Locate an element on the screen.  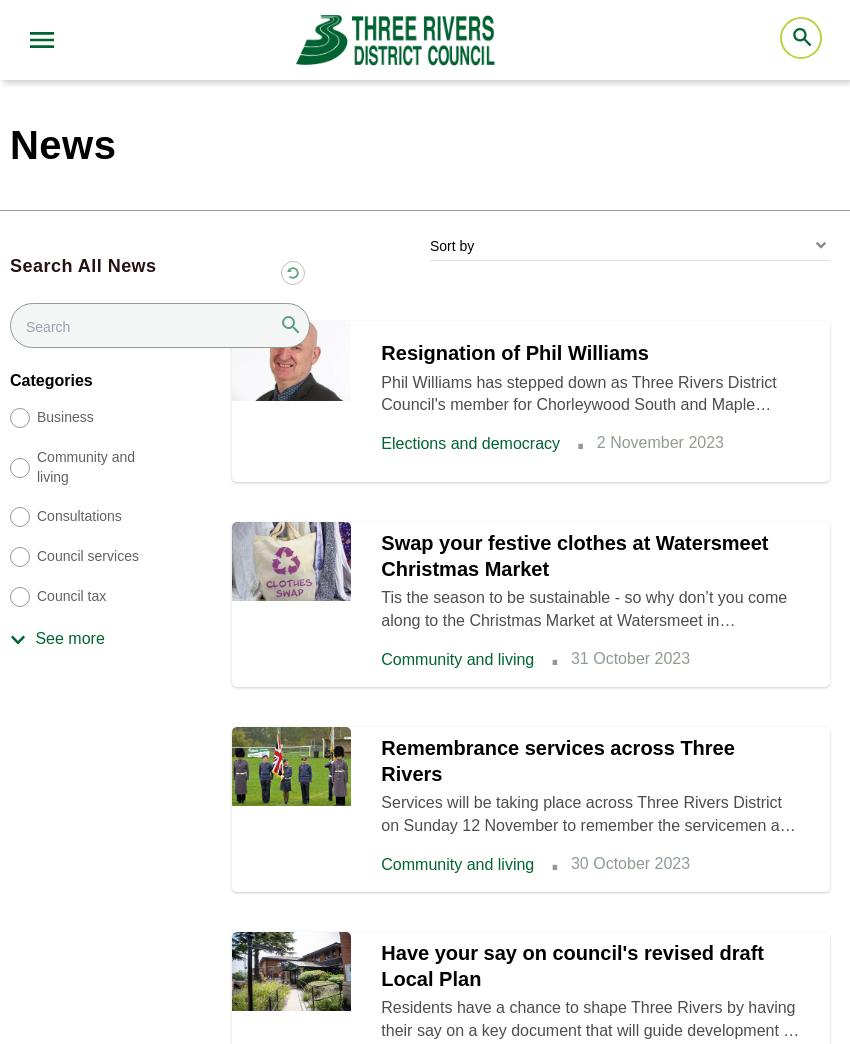
'Have your say on council's revised draft Local Plan' is located at coordinates (572, 964).